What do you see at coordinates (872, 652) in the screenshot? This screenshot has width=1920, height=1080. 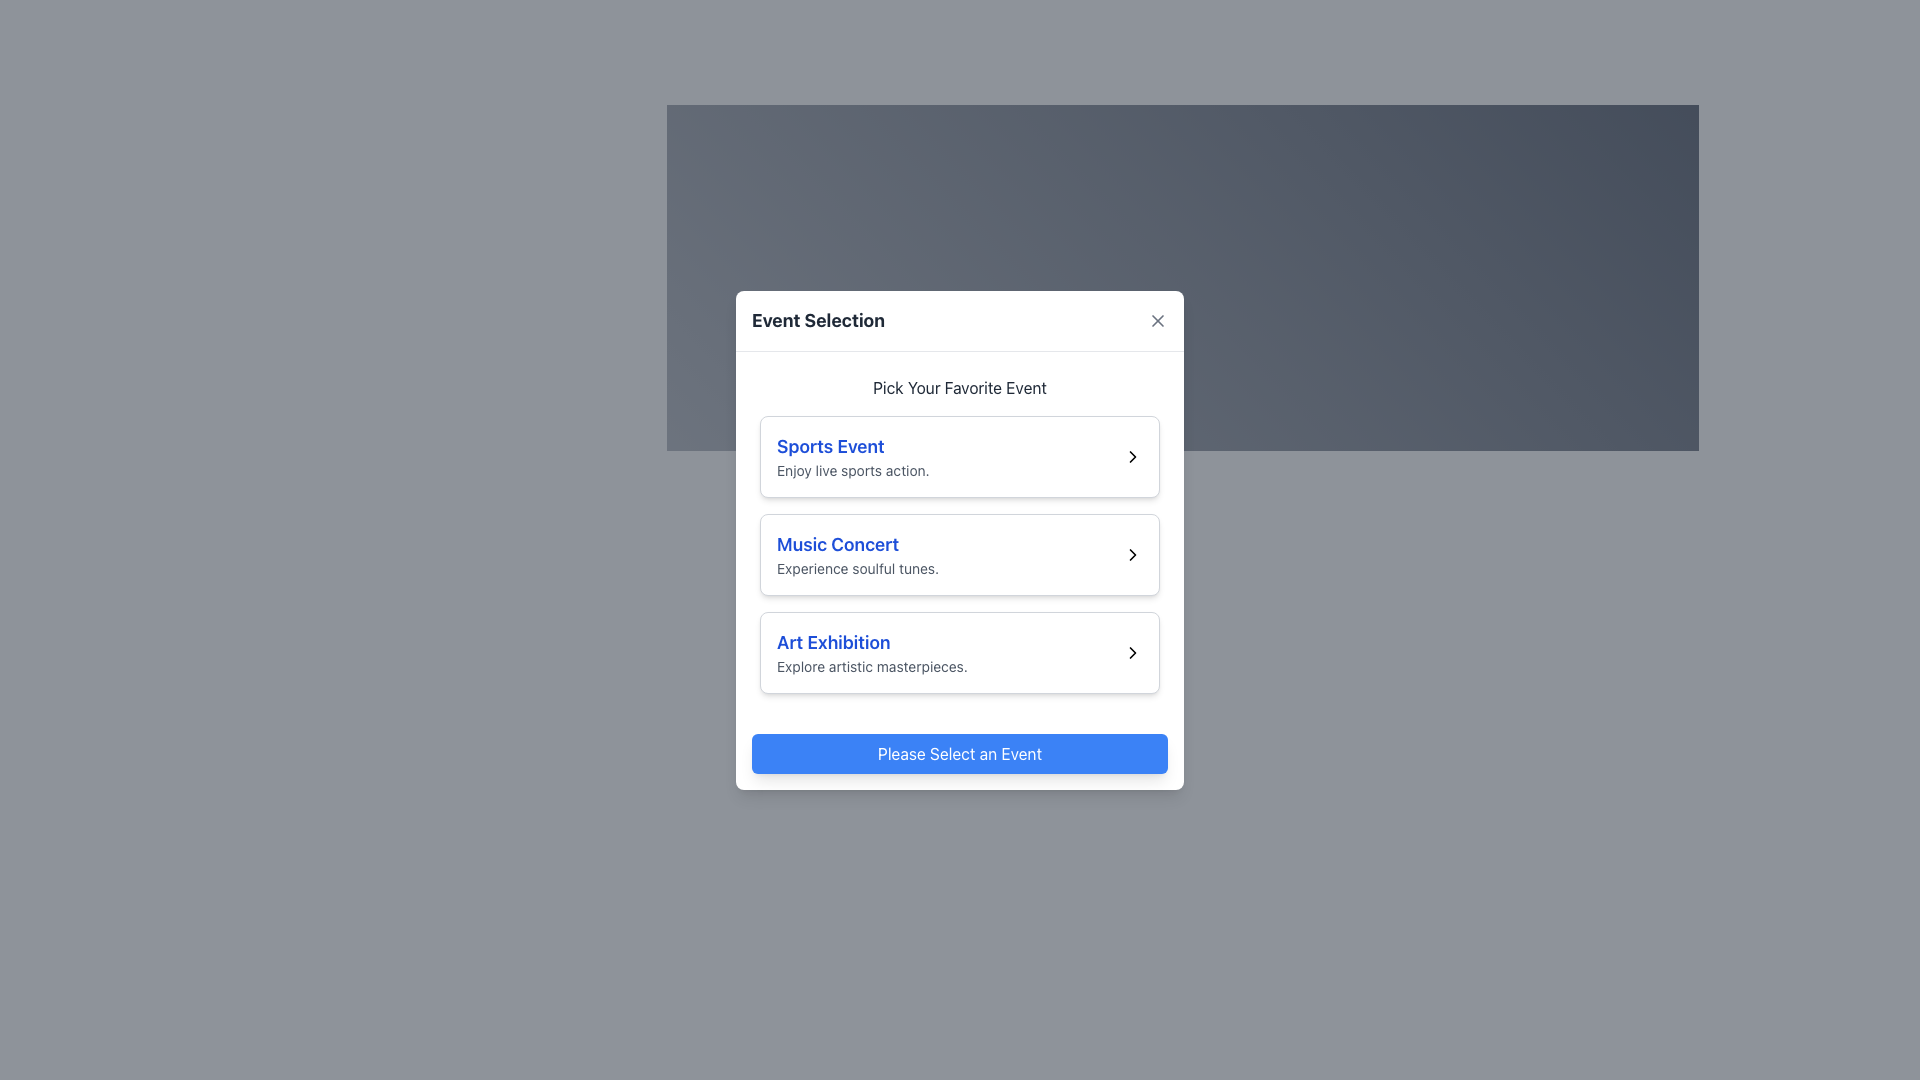 I see `the 'Art Exhibition' text` at bounding box center [872, 652].